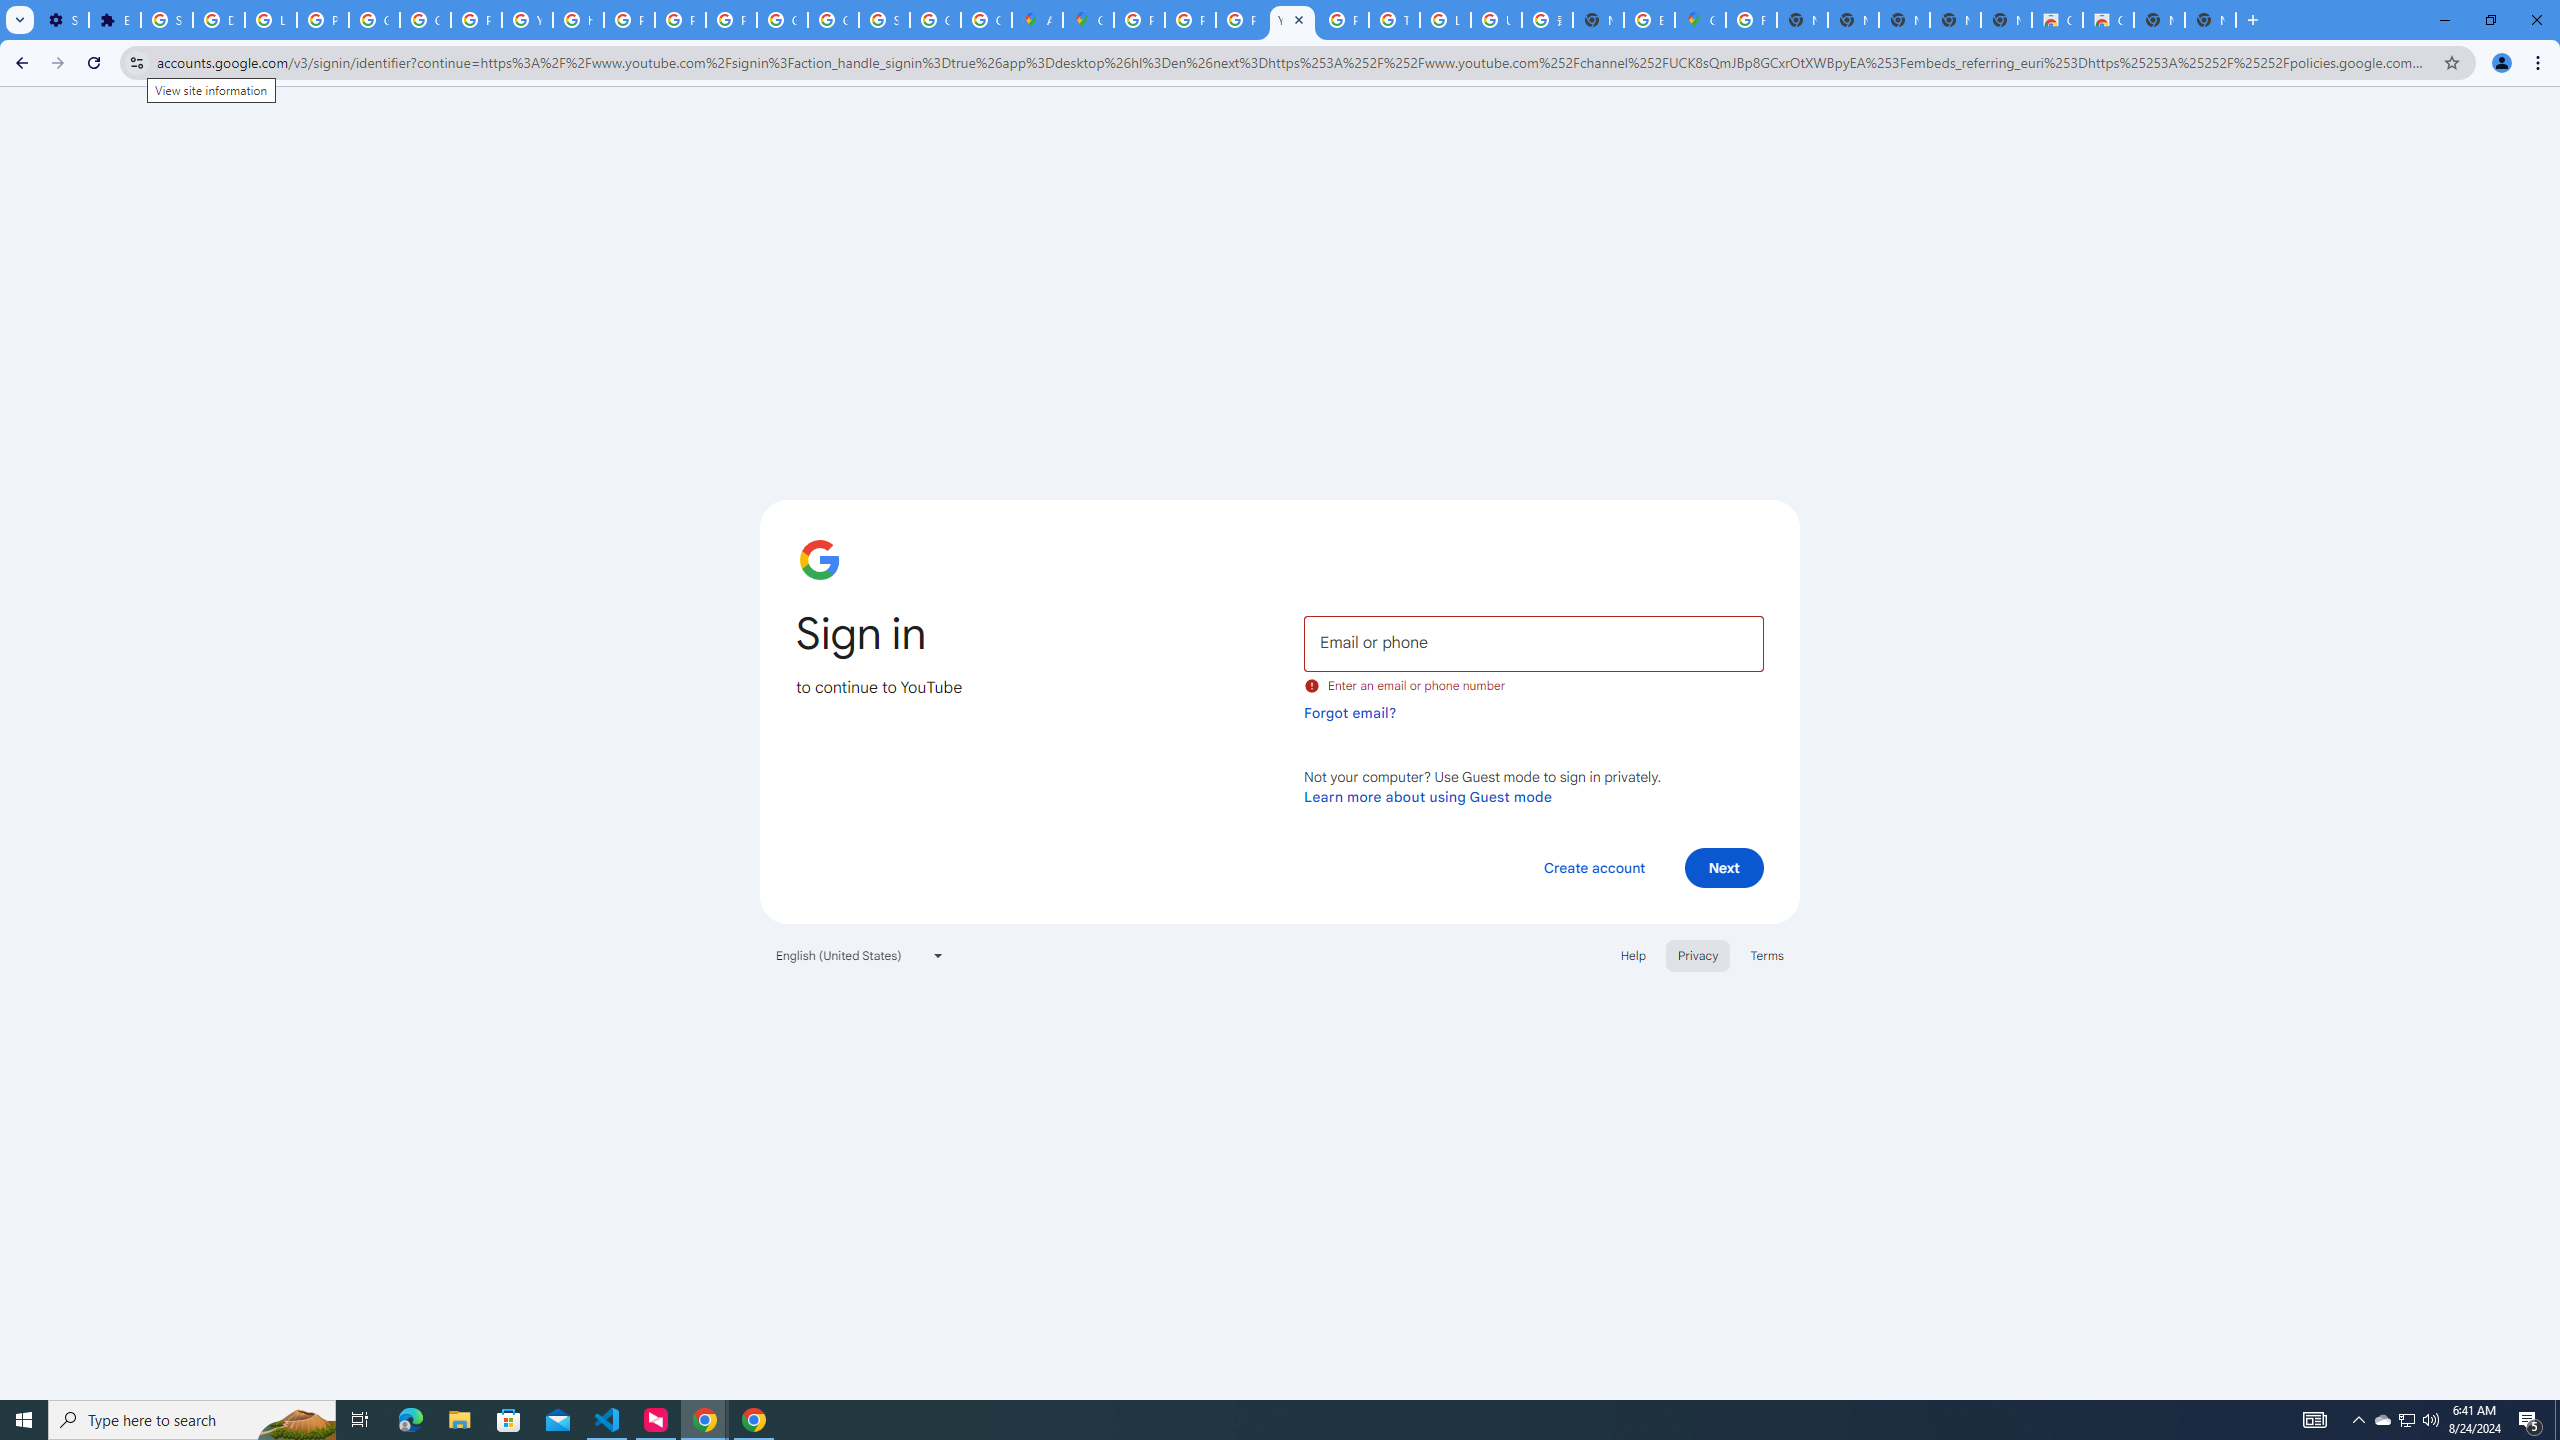  I want to click on 'Policy Accountability and Transparency - Transparency Center', so click(1140, 19).